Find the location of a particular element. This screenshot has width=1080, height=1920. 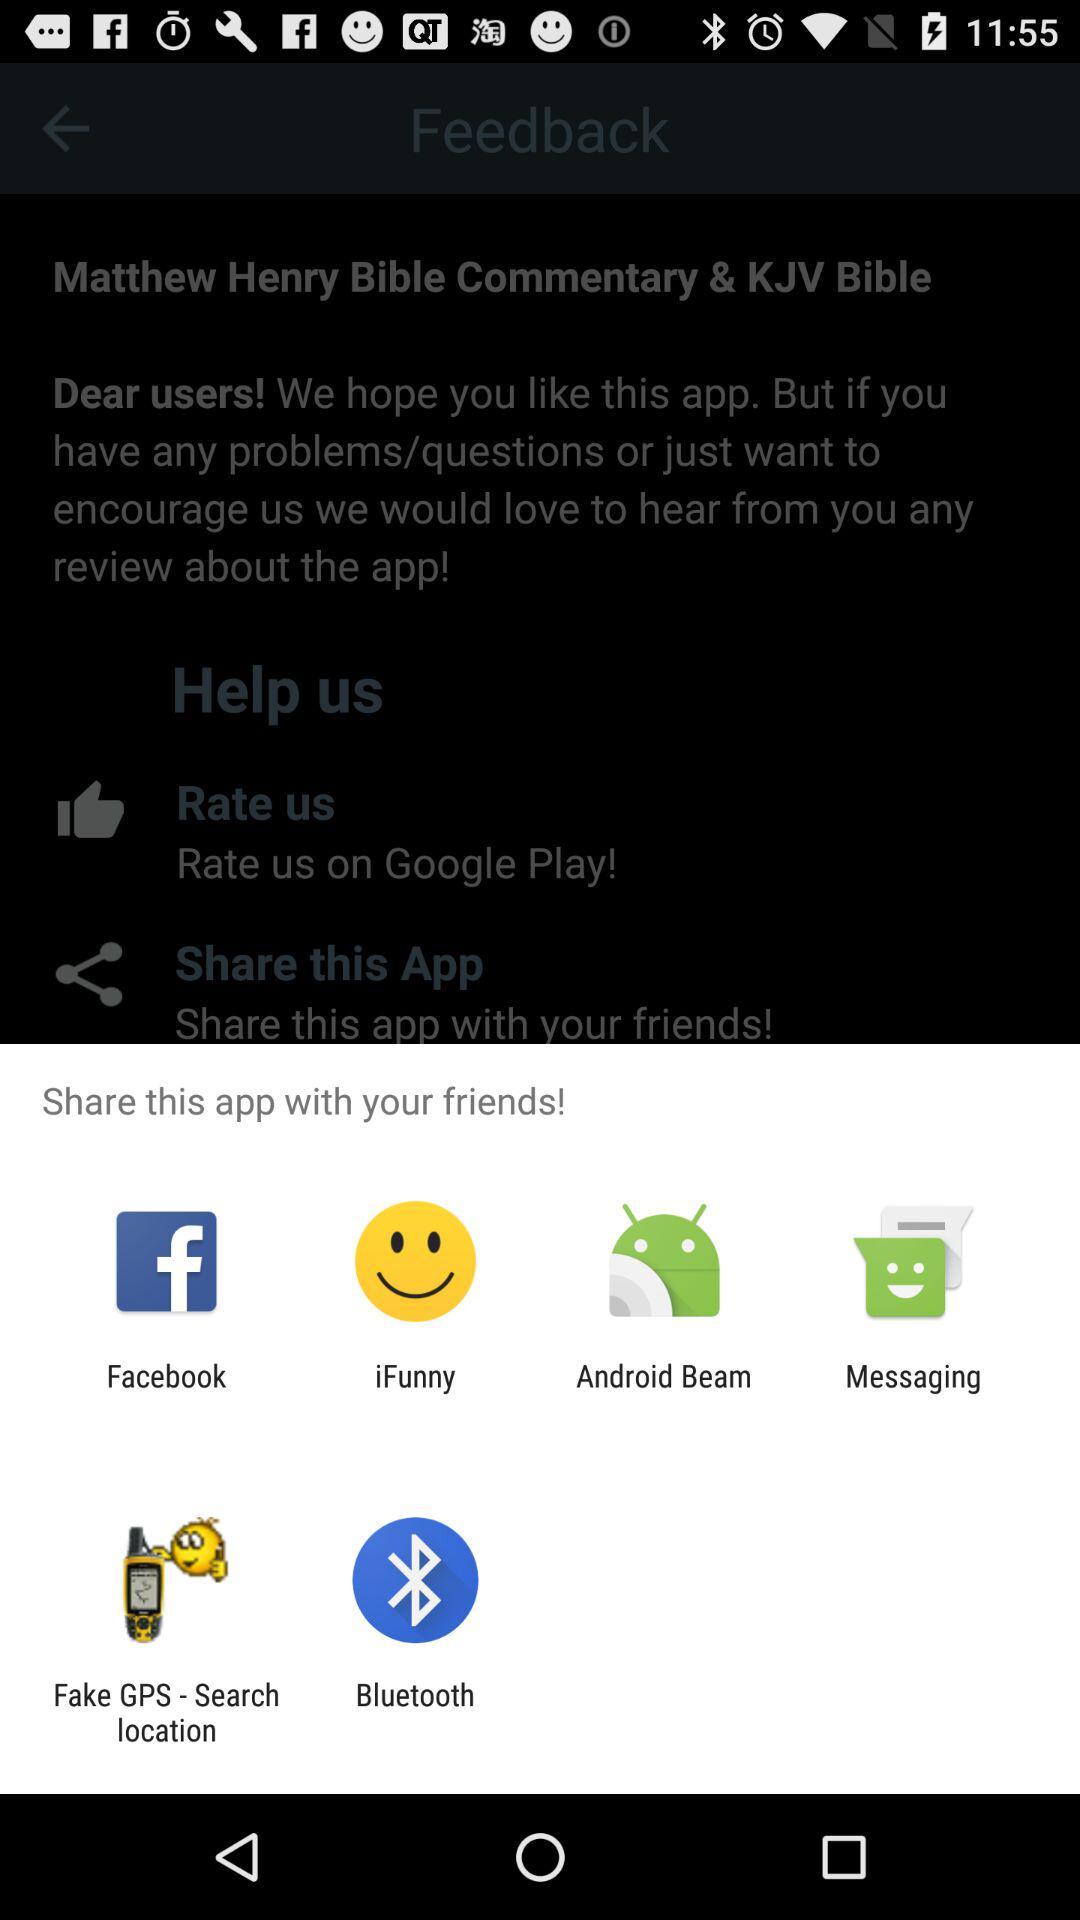

the item to the right of the fake gps search item is located at coordinates (414, 1711).